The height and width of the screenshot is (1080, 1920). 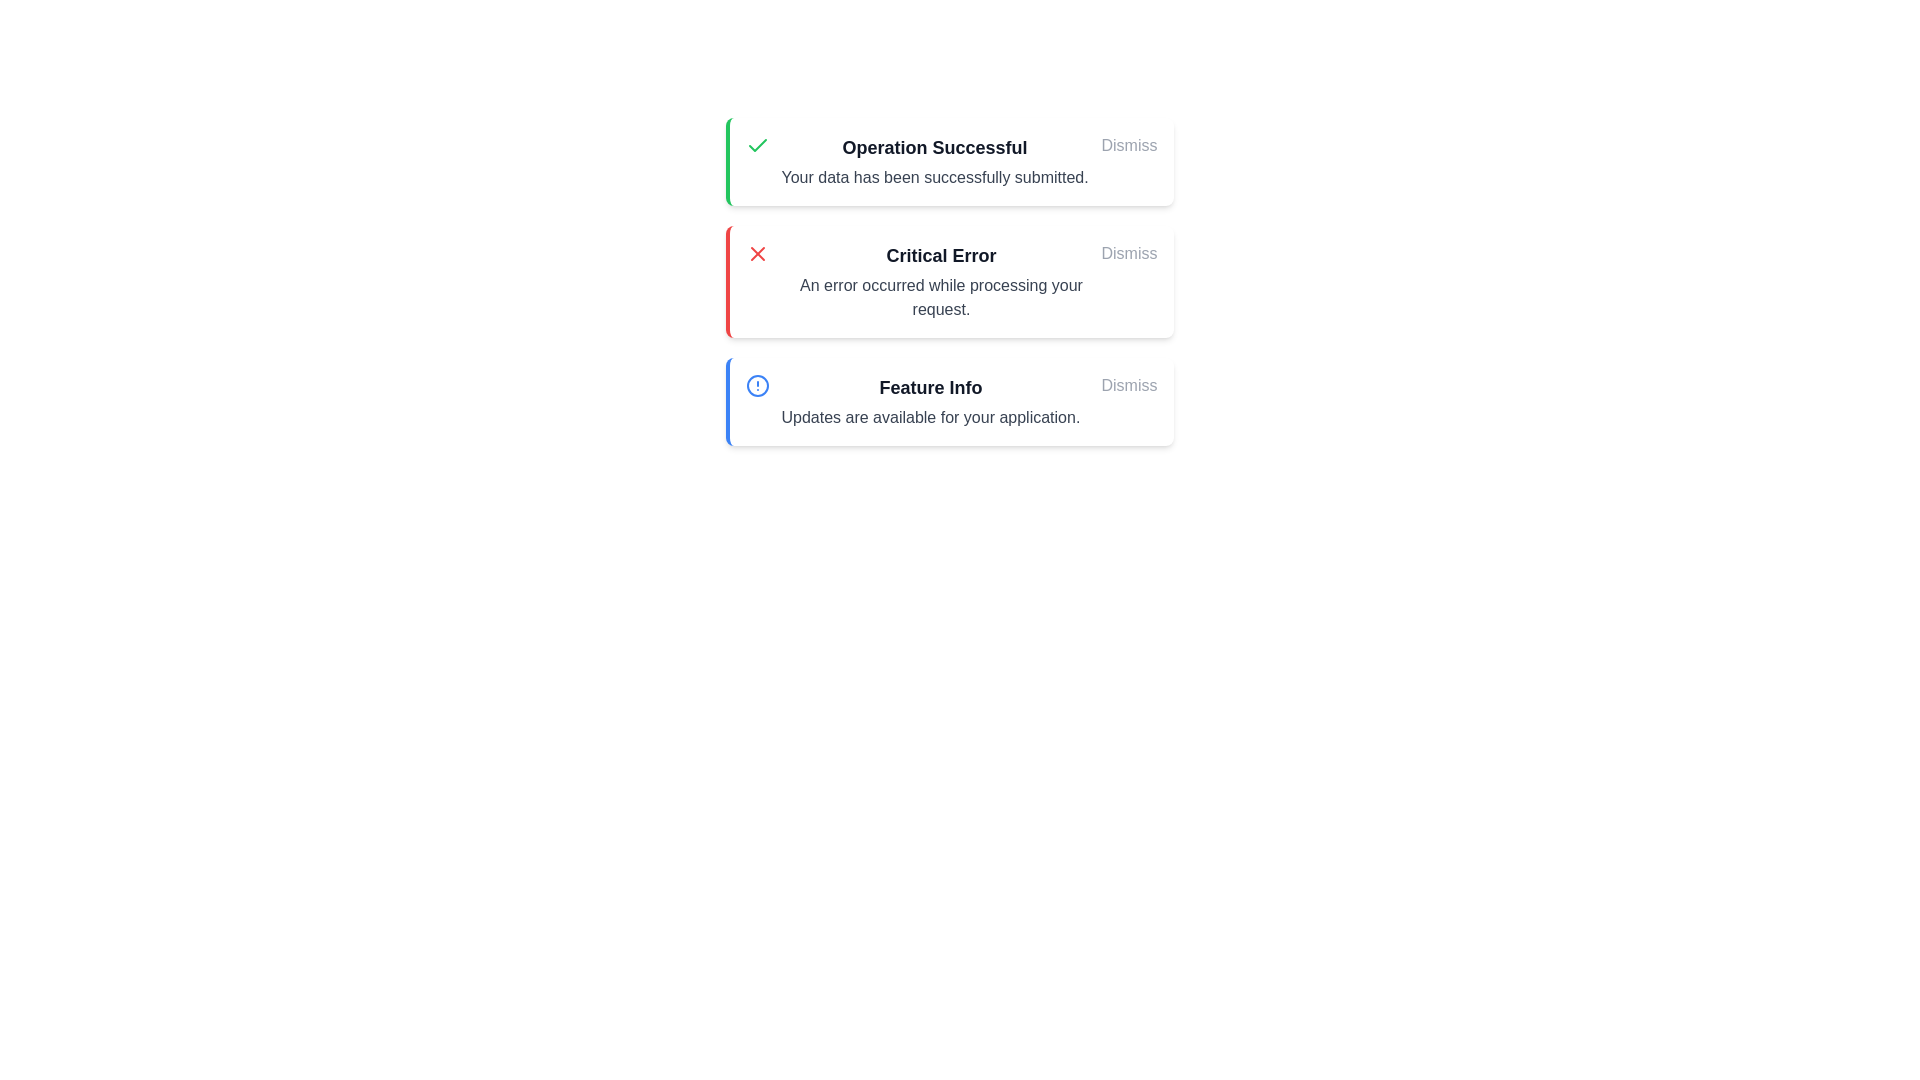 I want to click on 'Dismiss' button for the message titled 'Operation Successful', so click(x=1129, y=145).